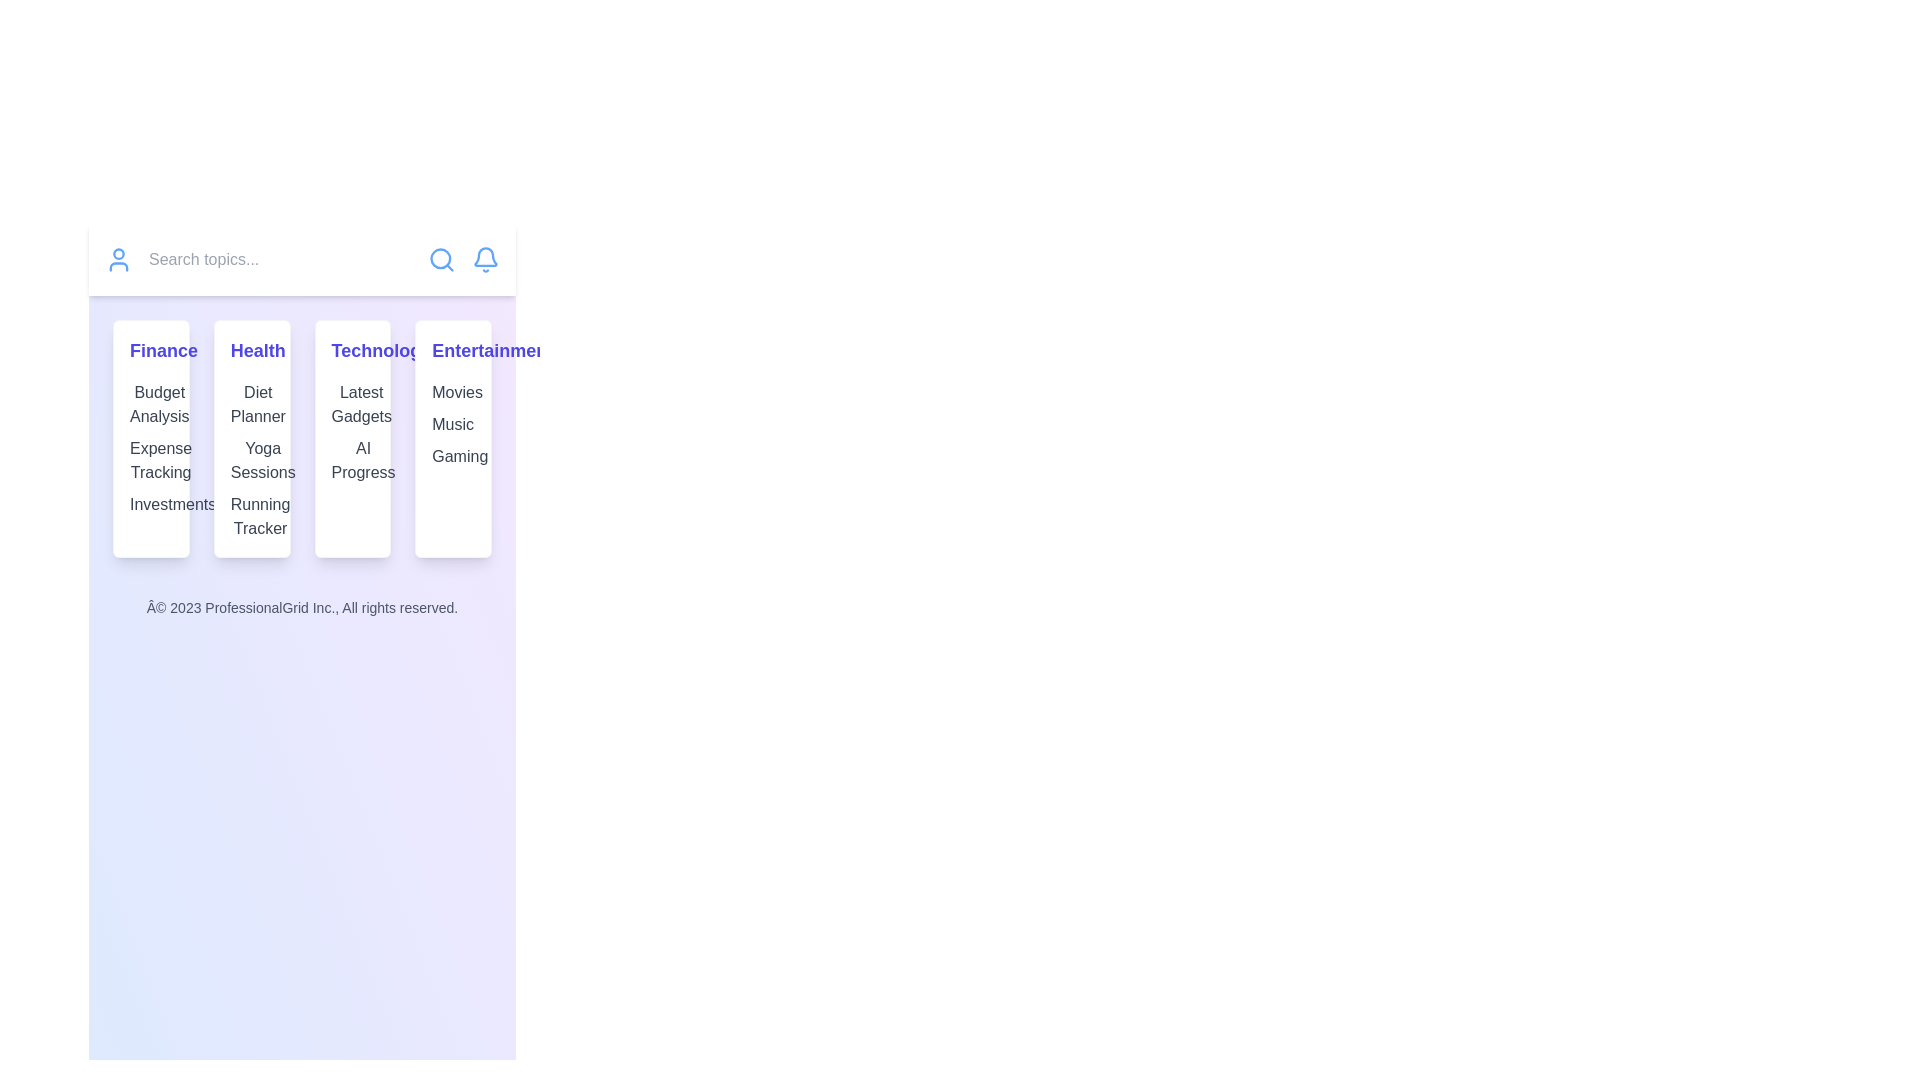 Image resolution: width=1920 pixels, height=1080 pixels. What do you see at coordinates (150, 405) in the screenshot?
I see `the 'Budget Analysis' text label, which is the first item in the vertical list under the 'Finance' category` at bounding box center [150, 405].